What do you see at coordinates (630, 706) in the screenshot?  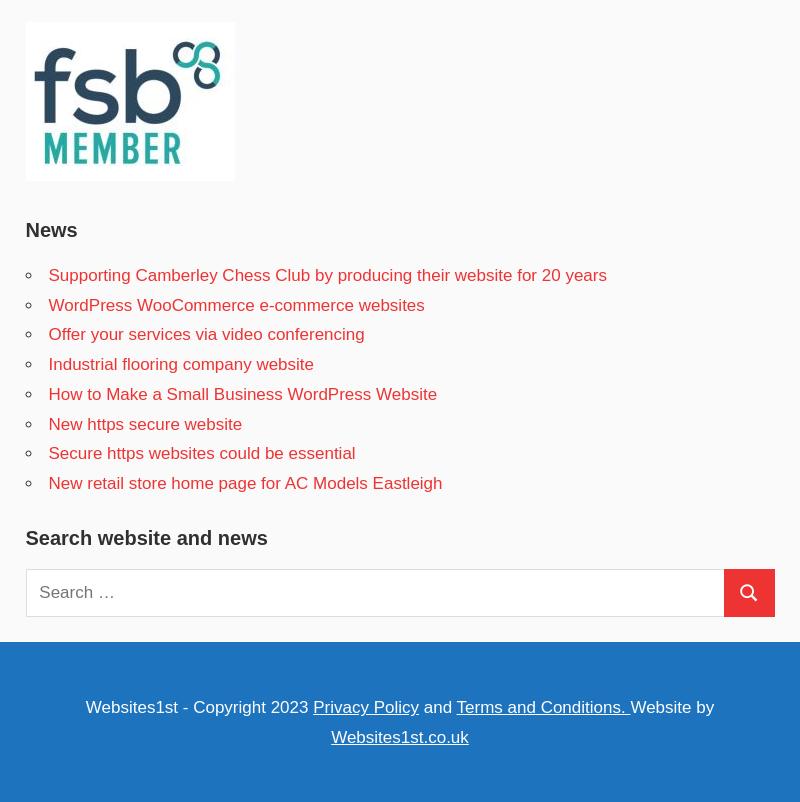 I see `'Website by'` at bounding box center [630, 706].